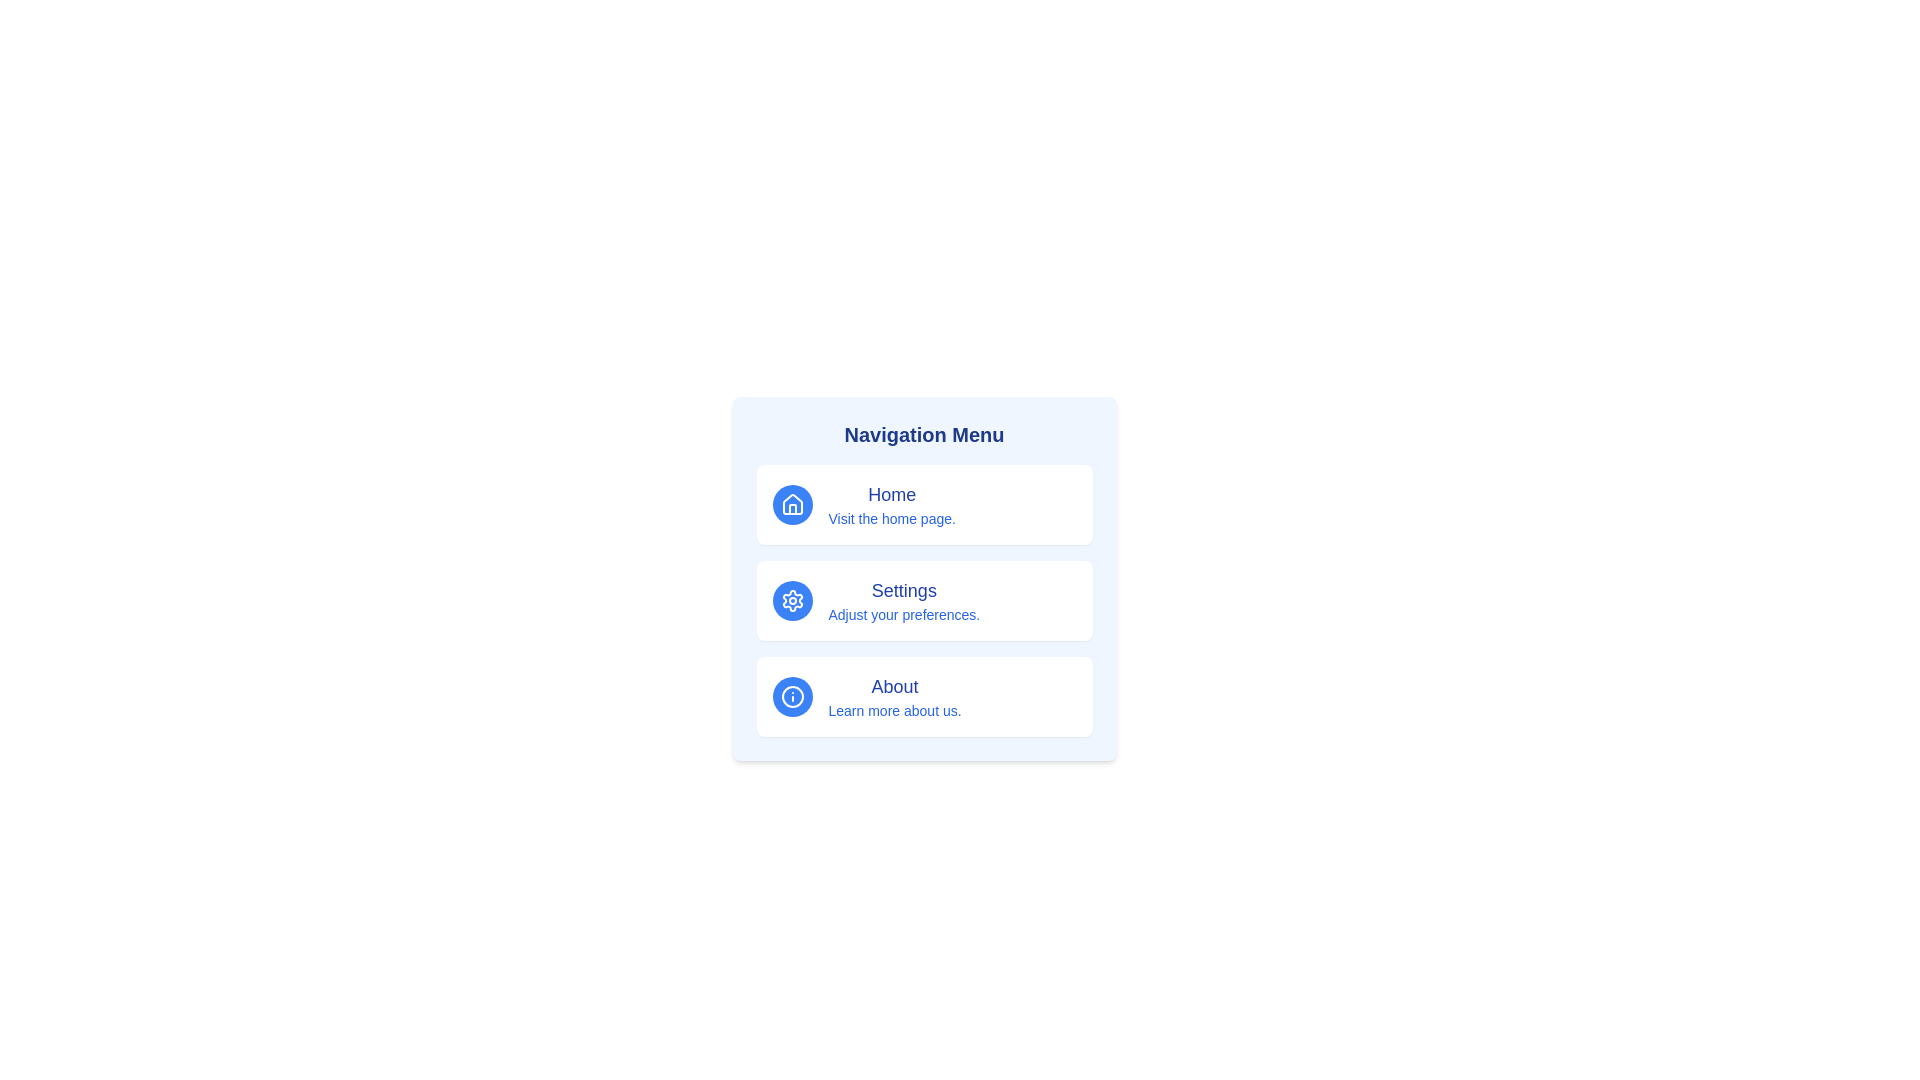 Image resolution: width=1920 pixels, height=1080 pixels. Describe the element at coordinates (891, 494) in the screenshot. I see `the 'Home' text label, which is styled in bold and blue color, located at the top of the navigation menu` at that location.